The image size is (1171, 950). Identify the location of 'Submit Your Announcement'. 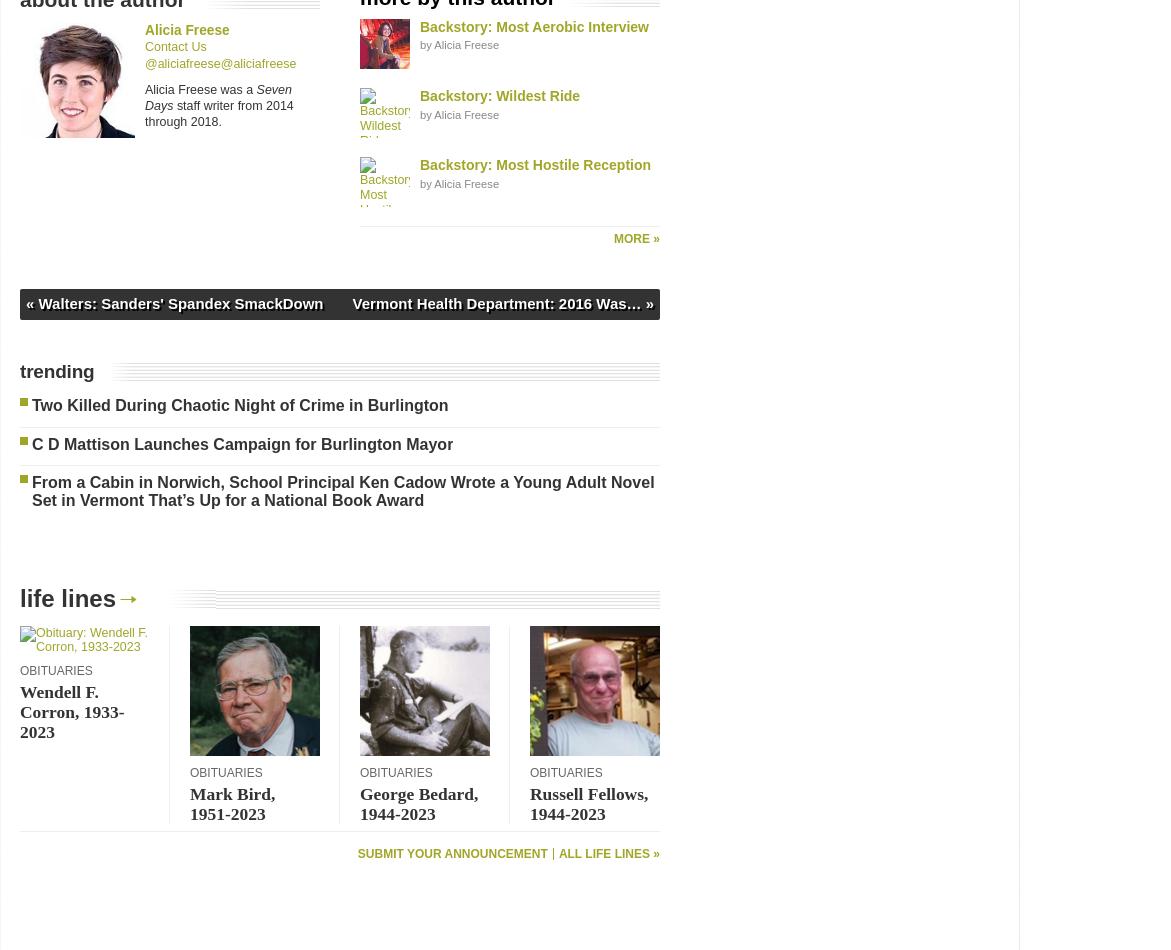
(356, 852).